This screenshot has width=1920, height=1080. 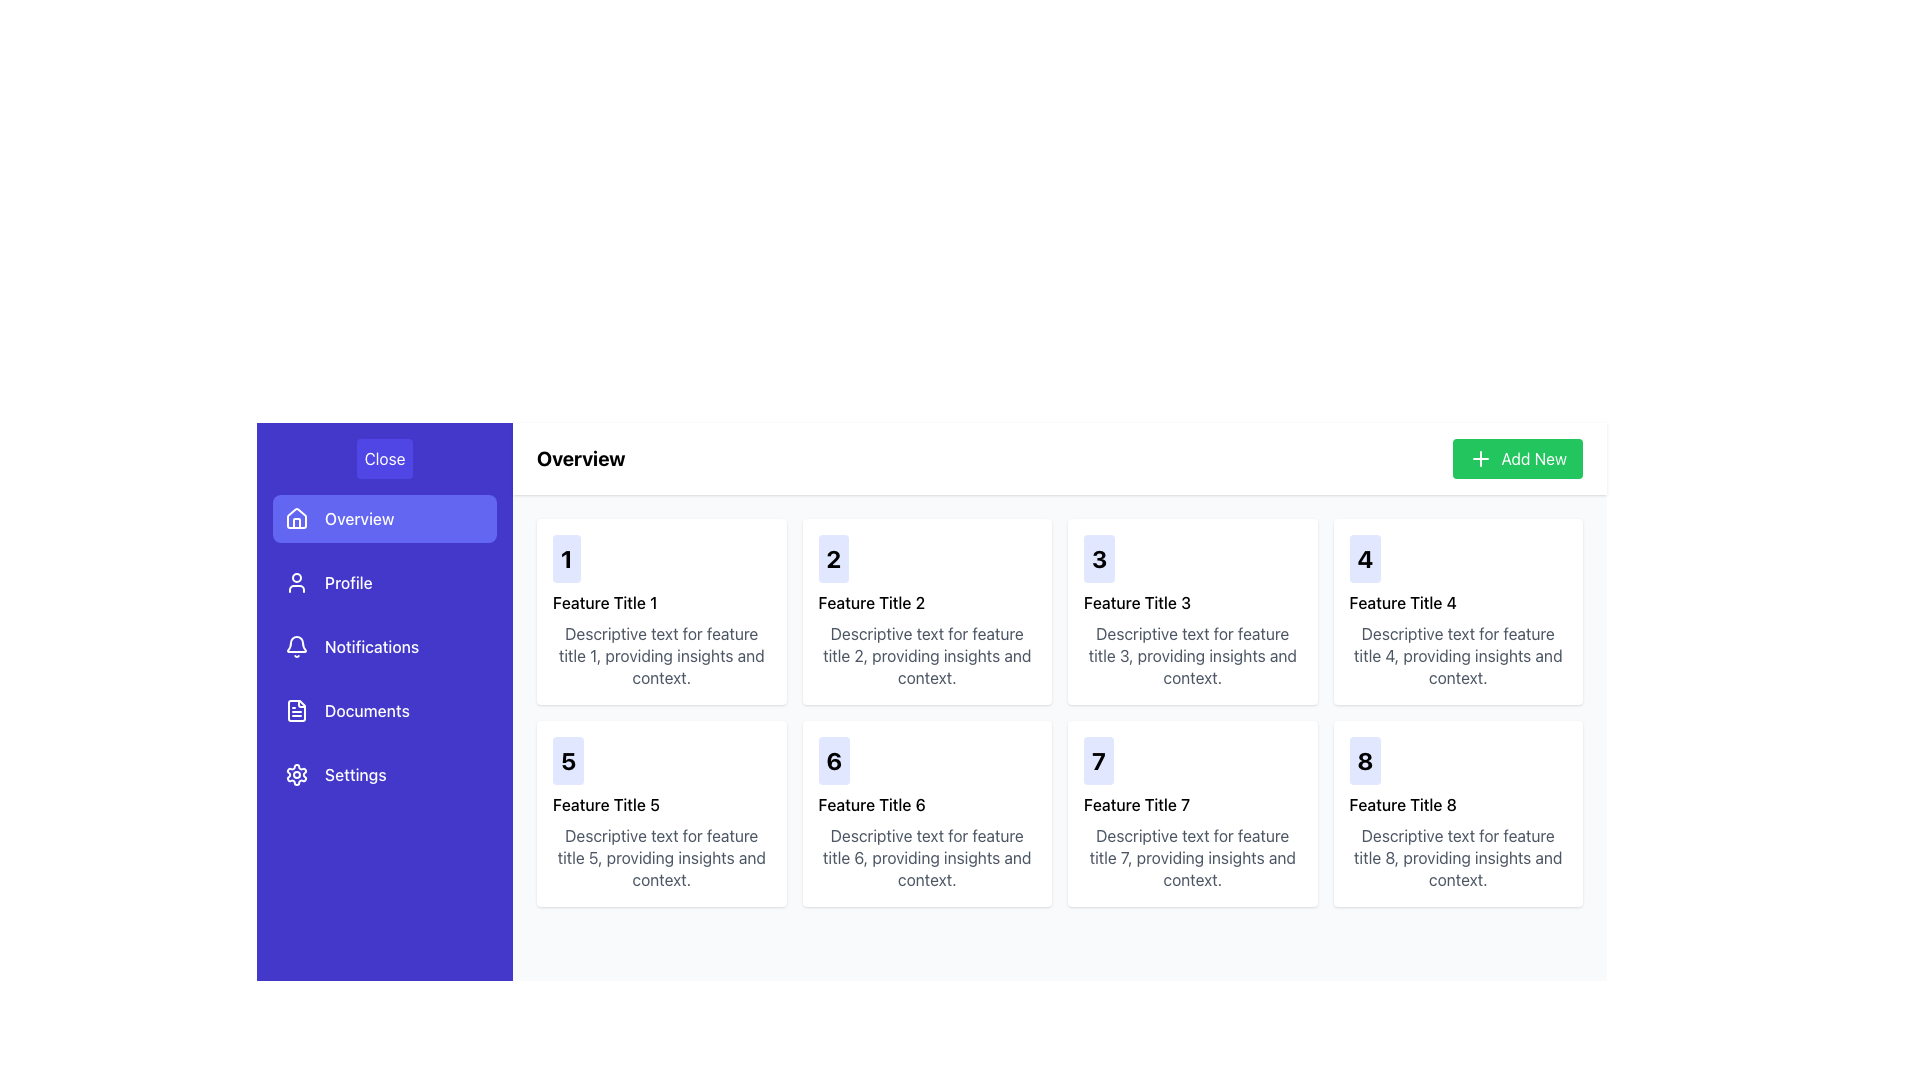 What do you see at coordinates (1364, 760) in the screenshot?
I see `the static text label displaying the number '8' in bold, large font with a light indigo background, positioned in the top-left corner of the card for 'Feature Title 8'` at bounding box center [1364, 760].